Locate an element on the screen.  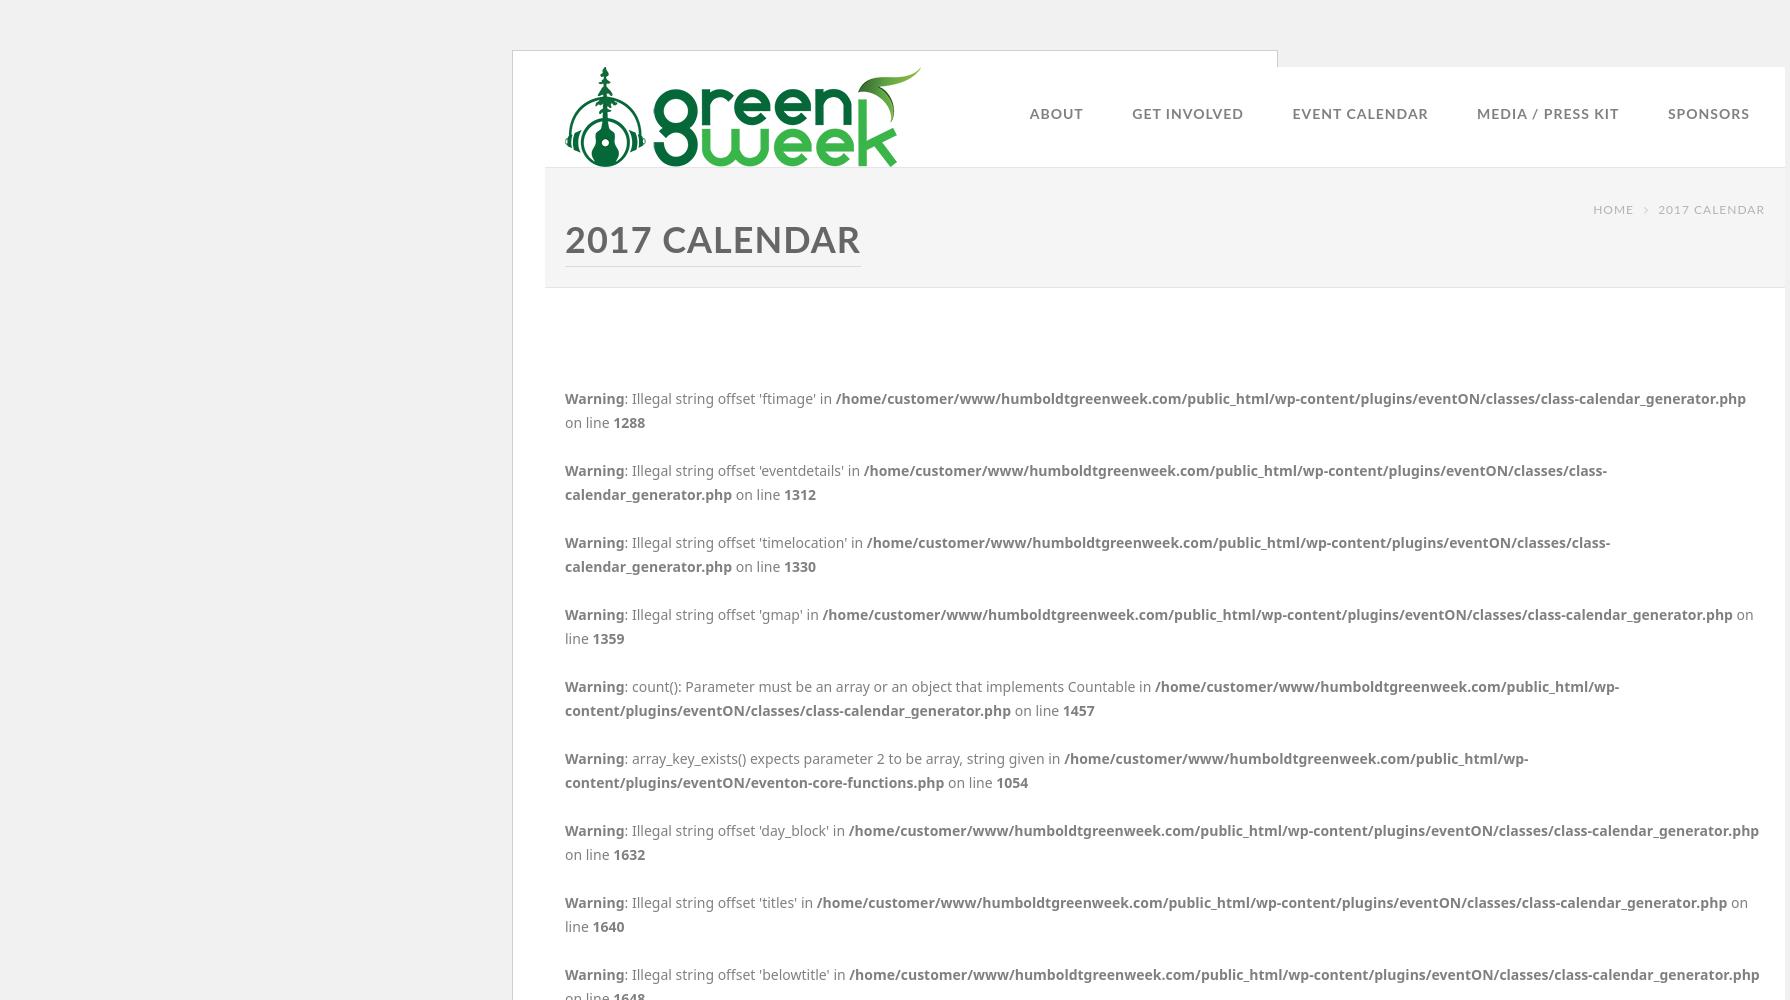
'1457' is located at coordinates (1077, 709).